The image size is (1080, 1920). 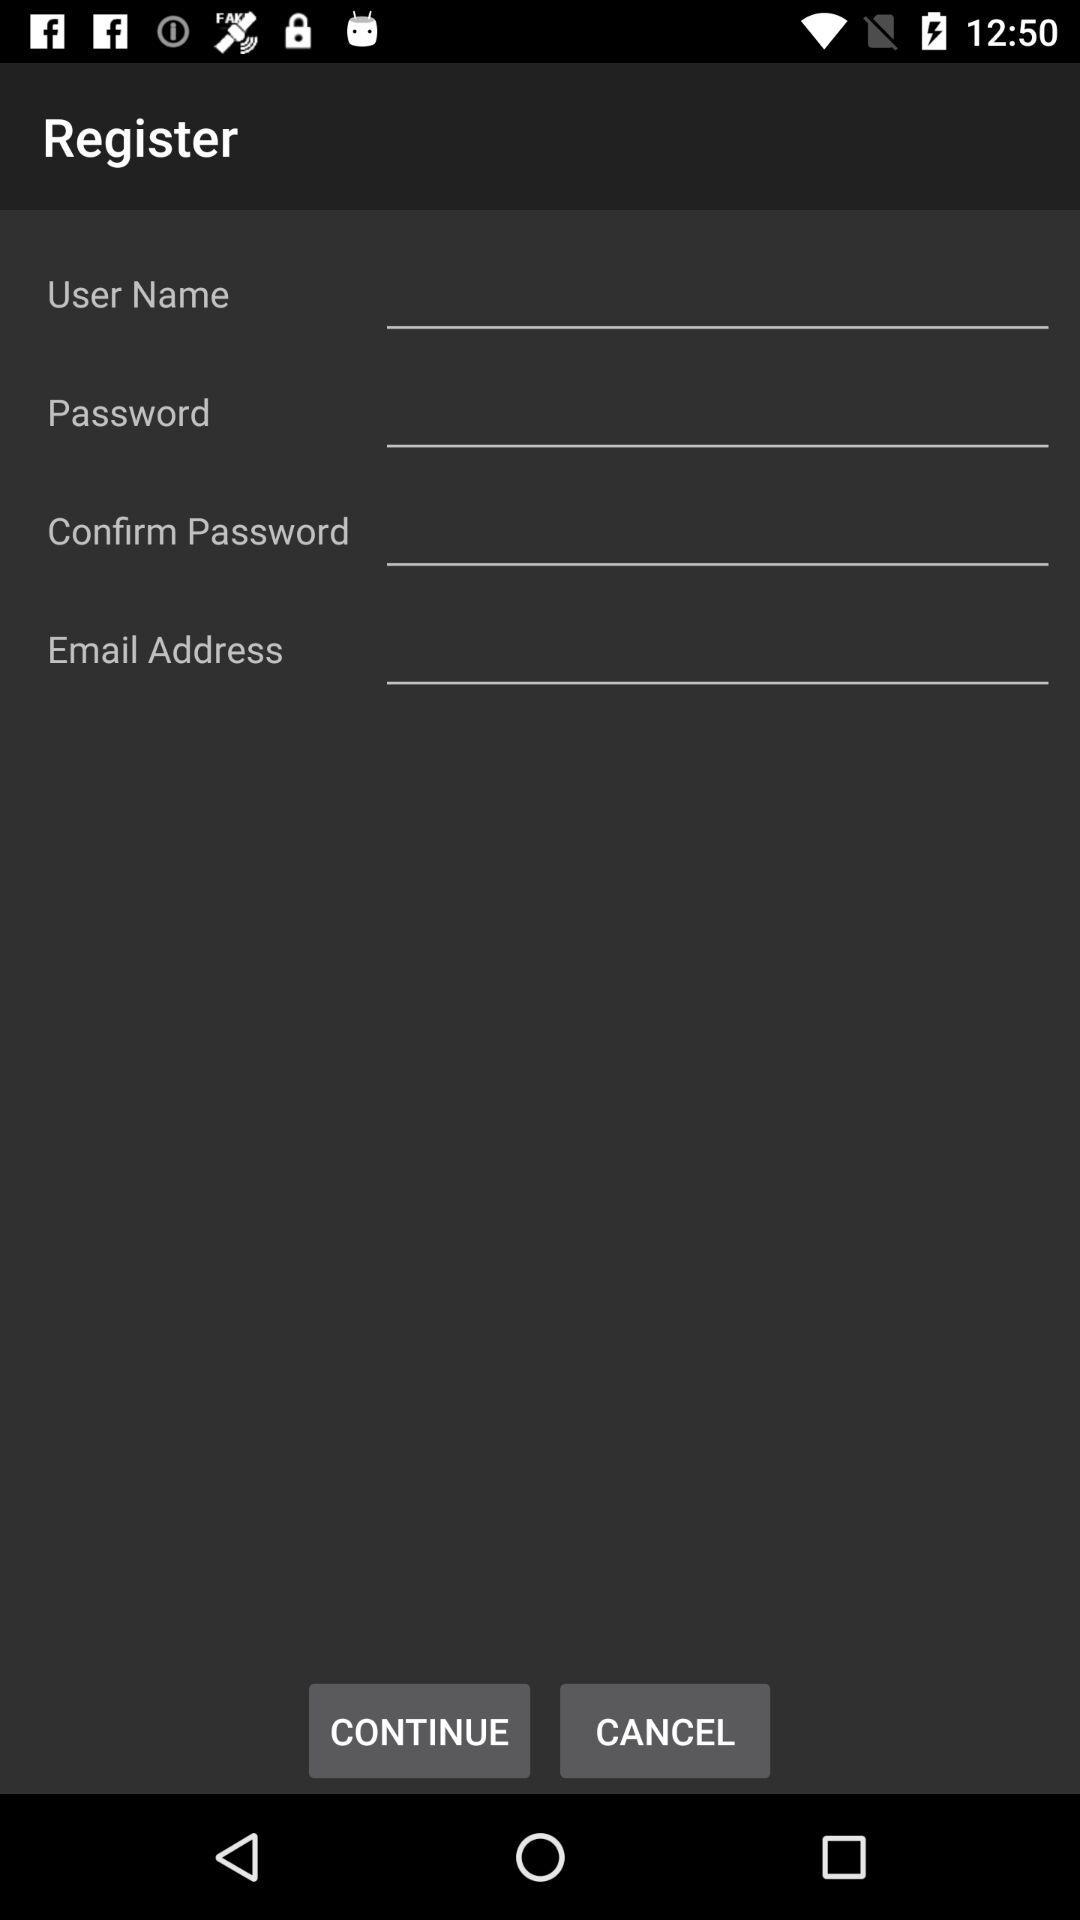 What do you see at coordinates (716, 407) in the screenshot?
I see `the text field which is next to the password` at bounding box center [716, 407].